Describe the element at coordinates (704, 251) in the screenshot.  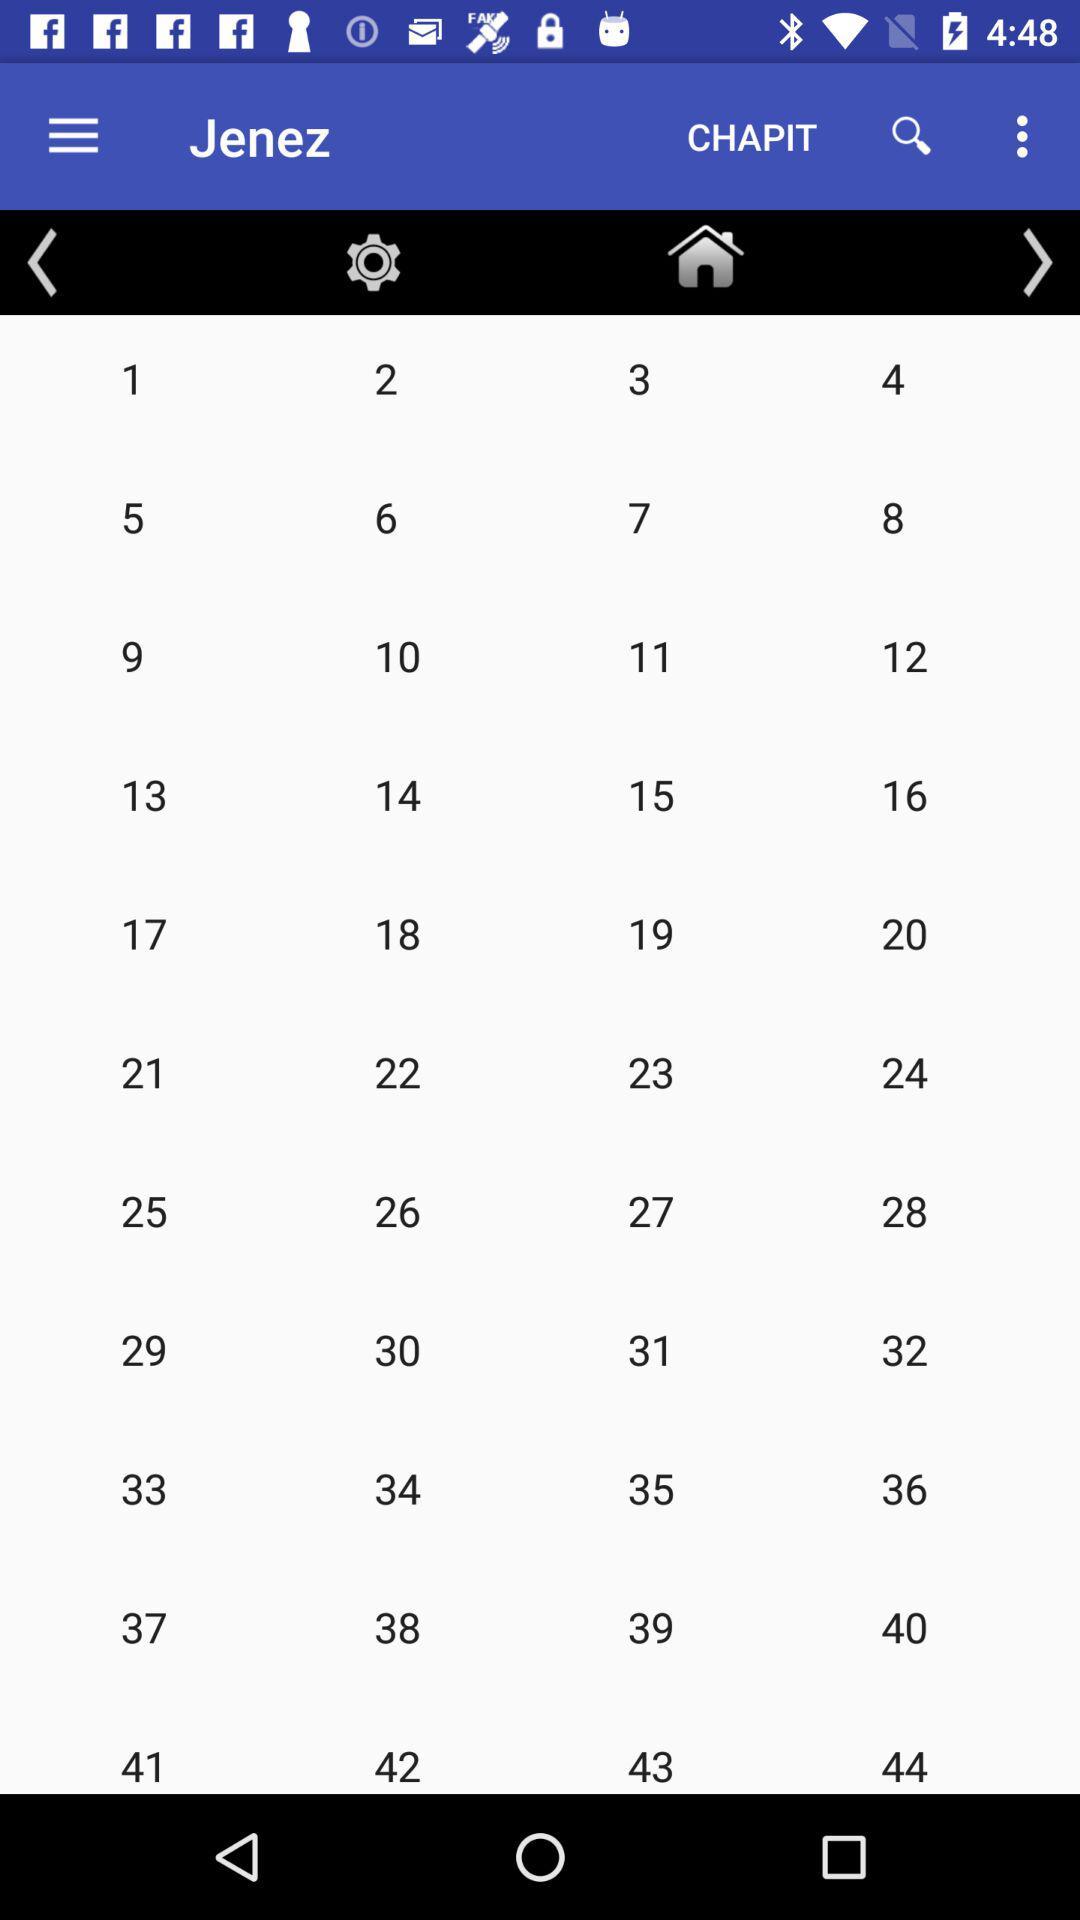
I see `the home icon` at that location.